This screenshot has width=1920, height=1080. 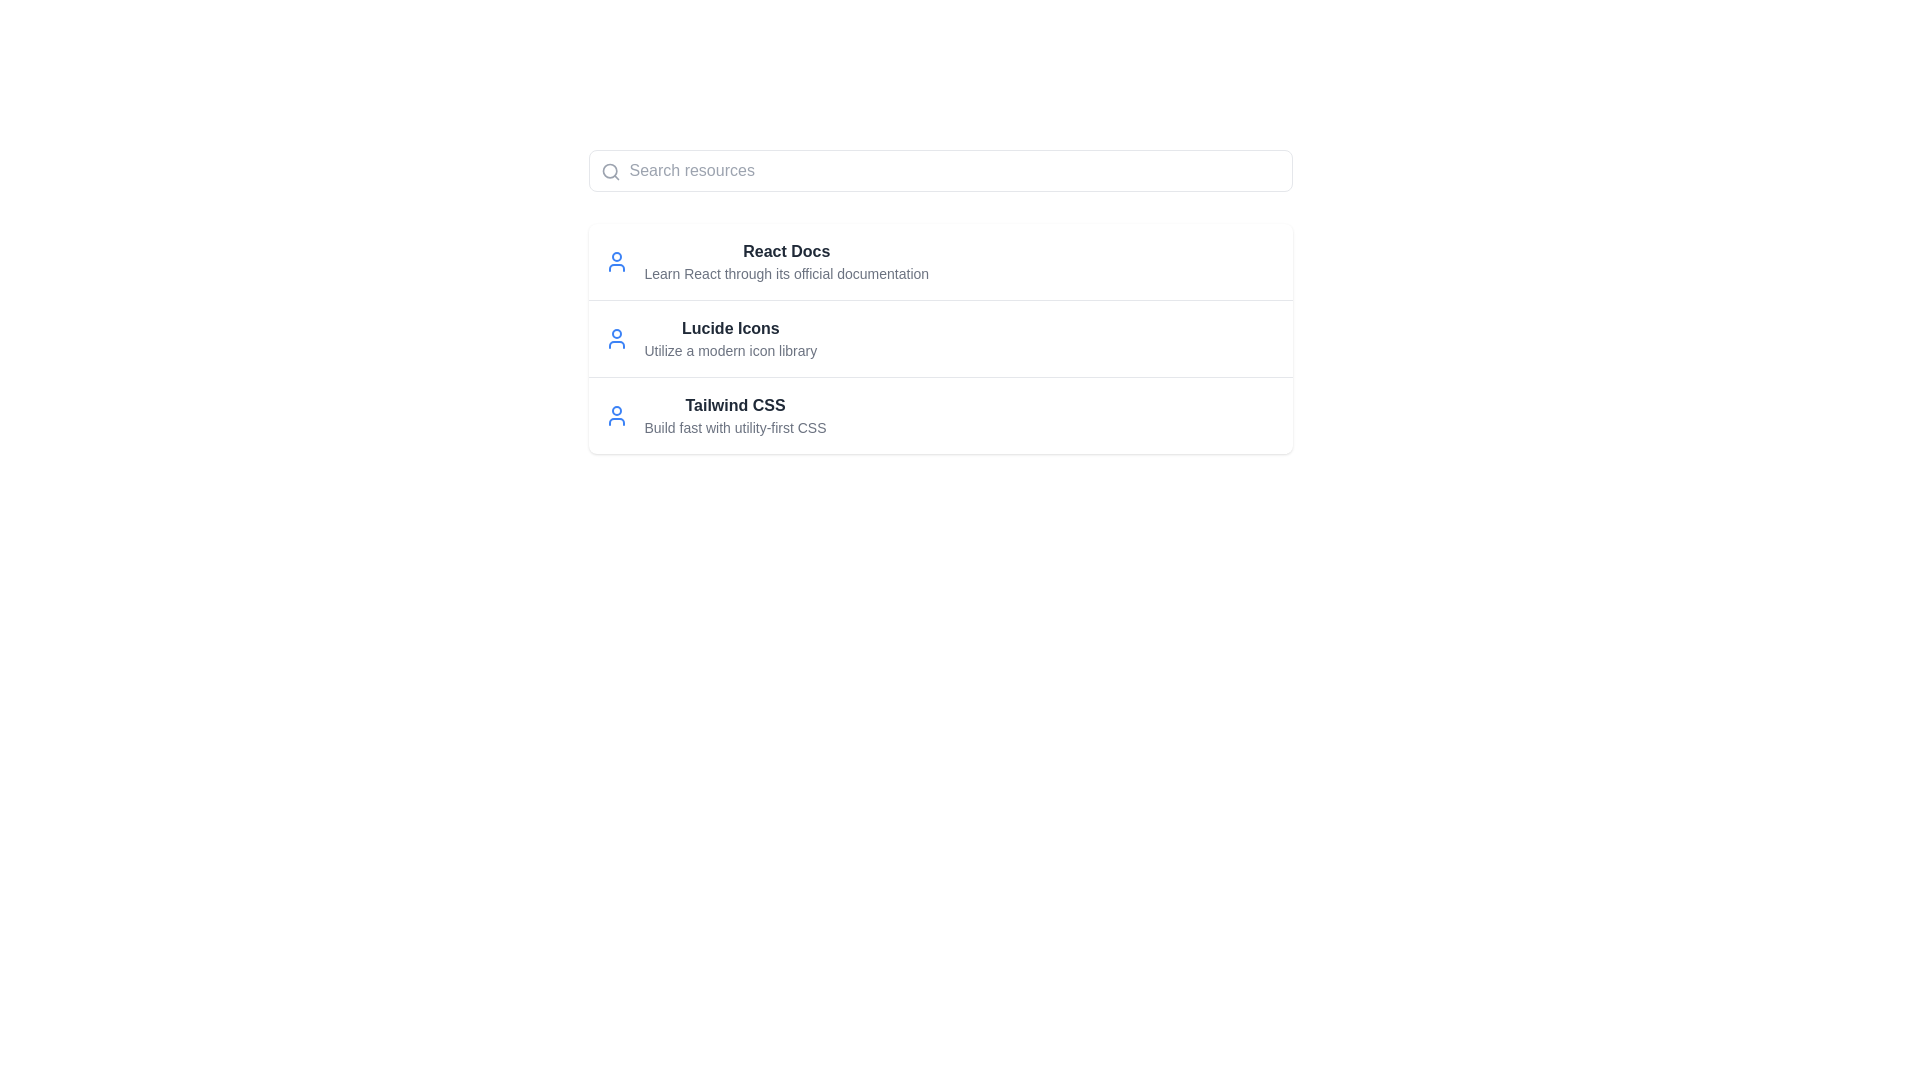 I want to click on the static text element that reads 'Utilize a modern icon library', which is styled with a small gray font and is located directly below 'Lucide Icons', so click(x=729, y=350).